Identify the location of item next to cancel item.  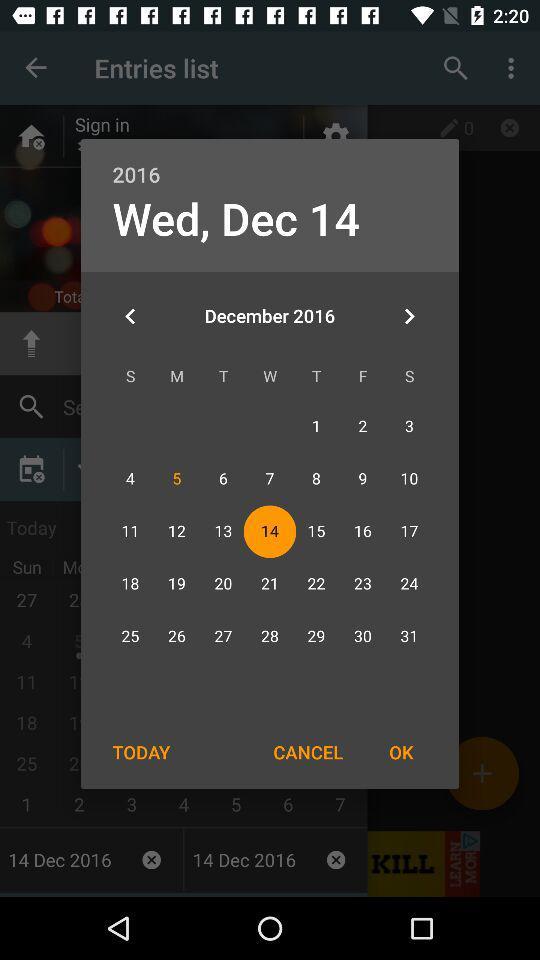
(140, 751).